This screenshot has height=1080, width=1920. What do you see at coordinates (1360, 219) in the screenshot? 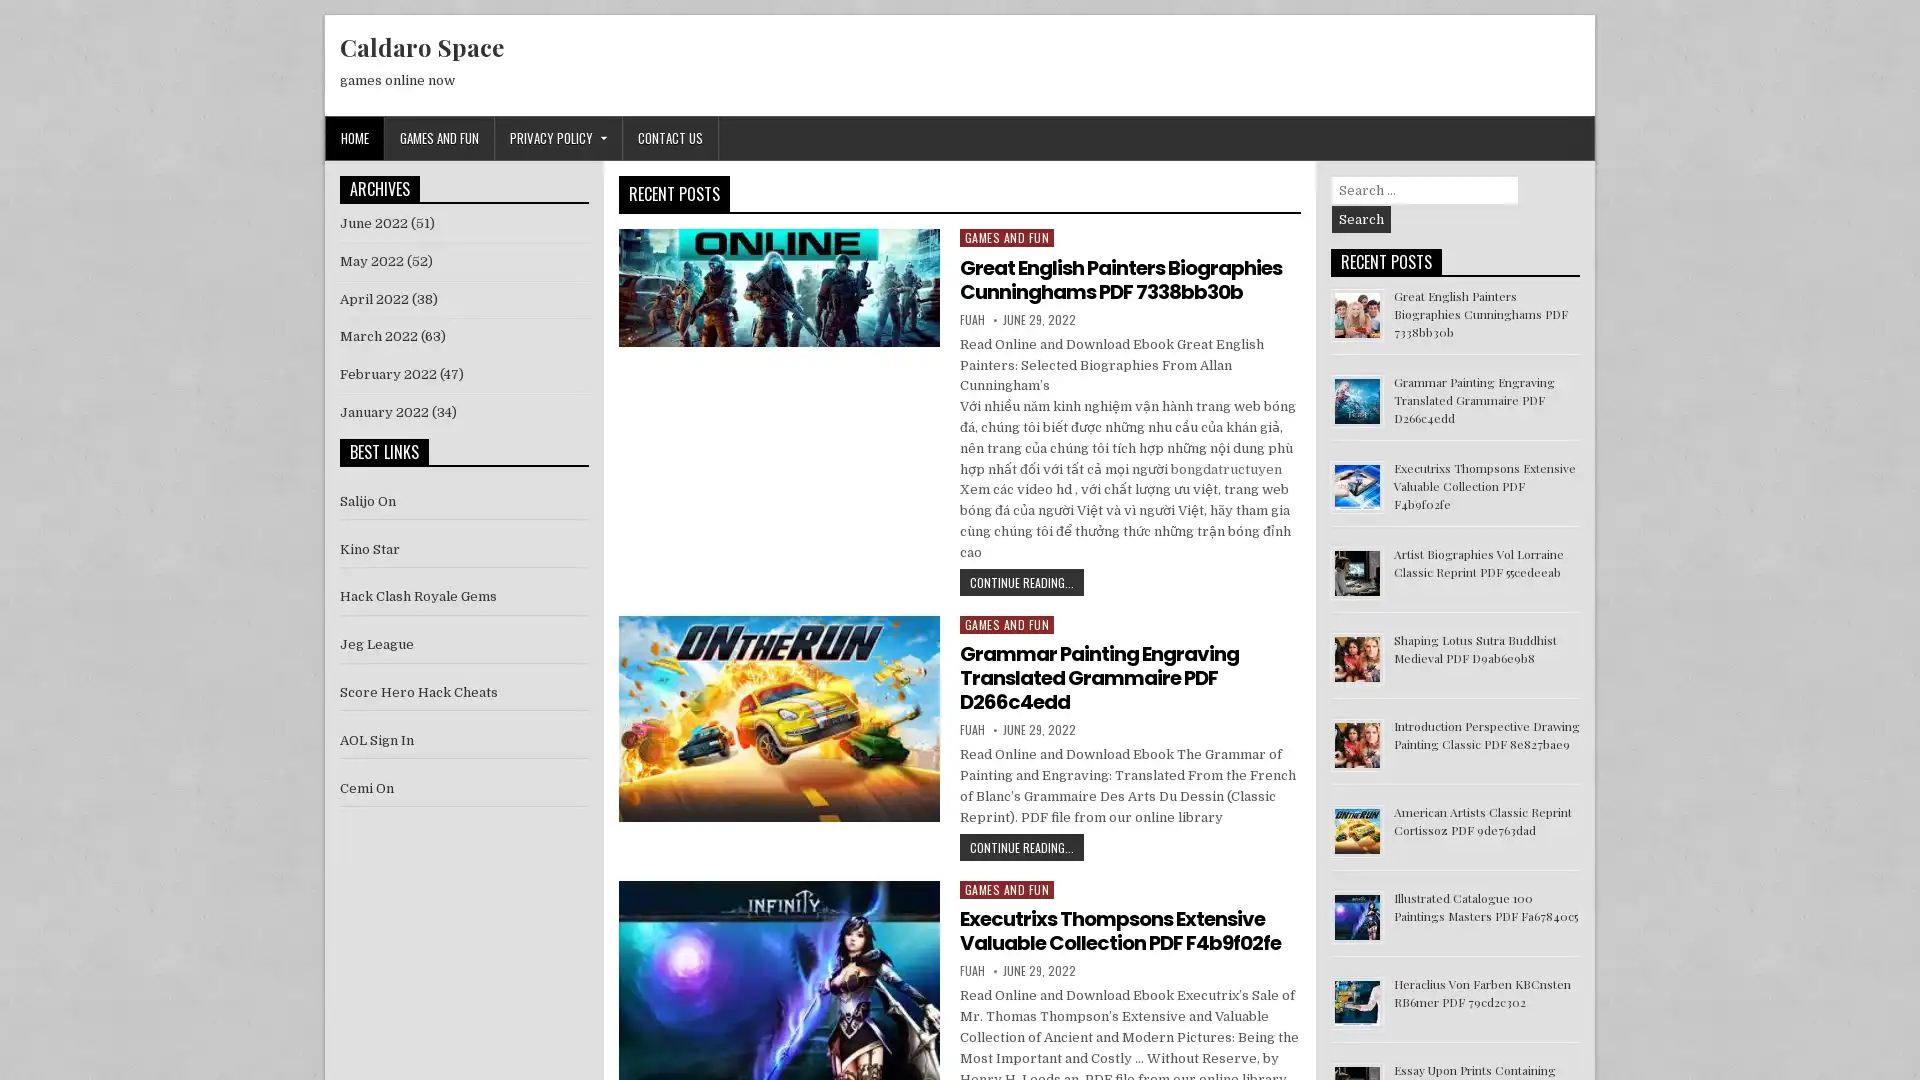
I see `Search` at bounding box center [1360, 219].